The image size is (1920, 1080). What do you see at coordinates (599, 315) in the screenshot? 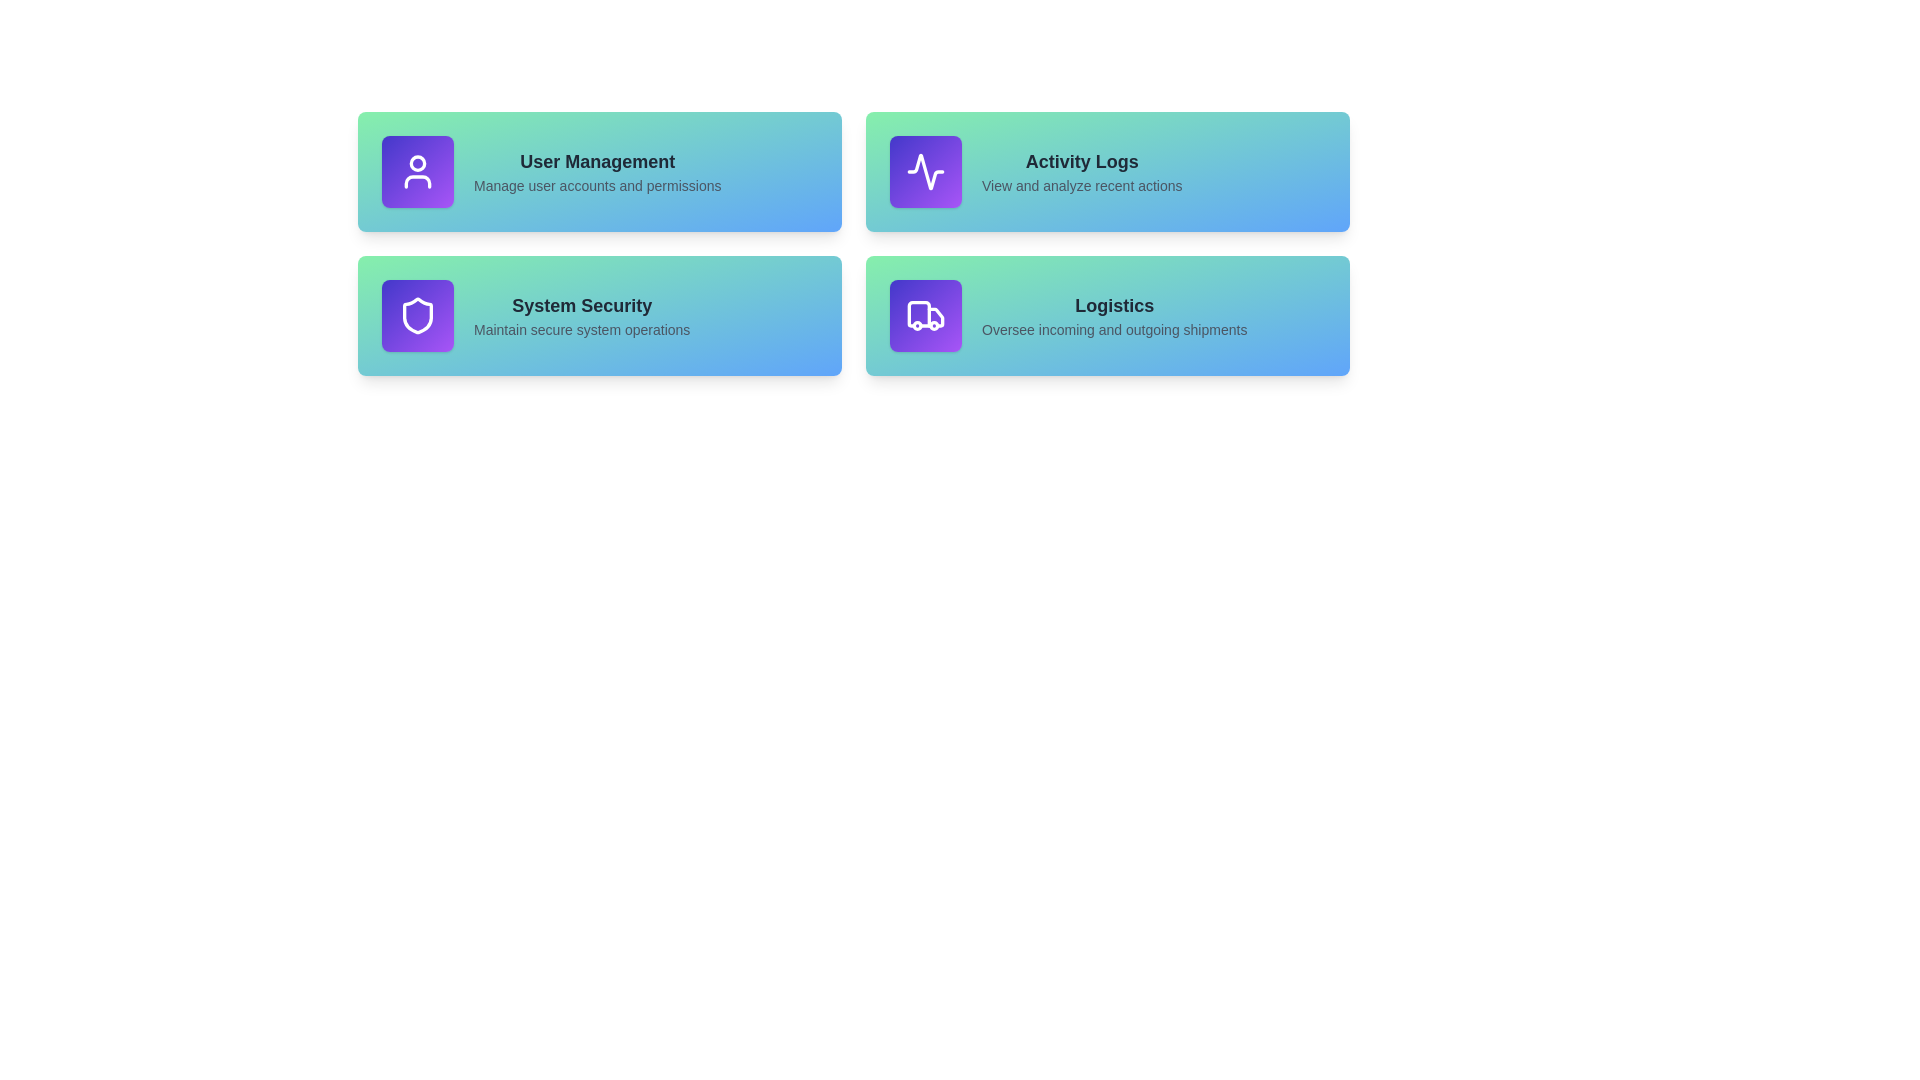
I see `the System Security section to explore its functionality` at bounding box center [599, 315].